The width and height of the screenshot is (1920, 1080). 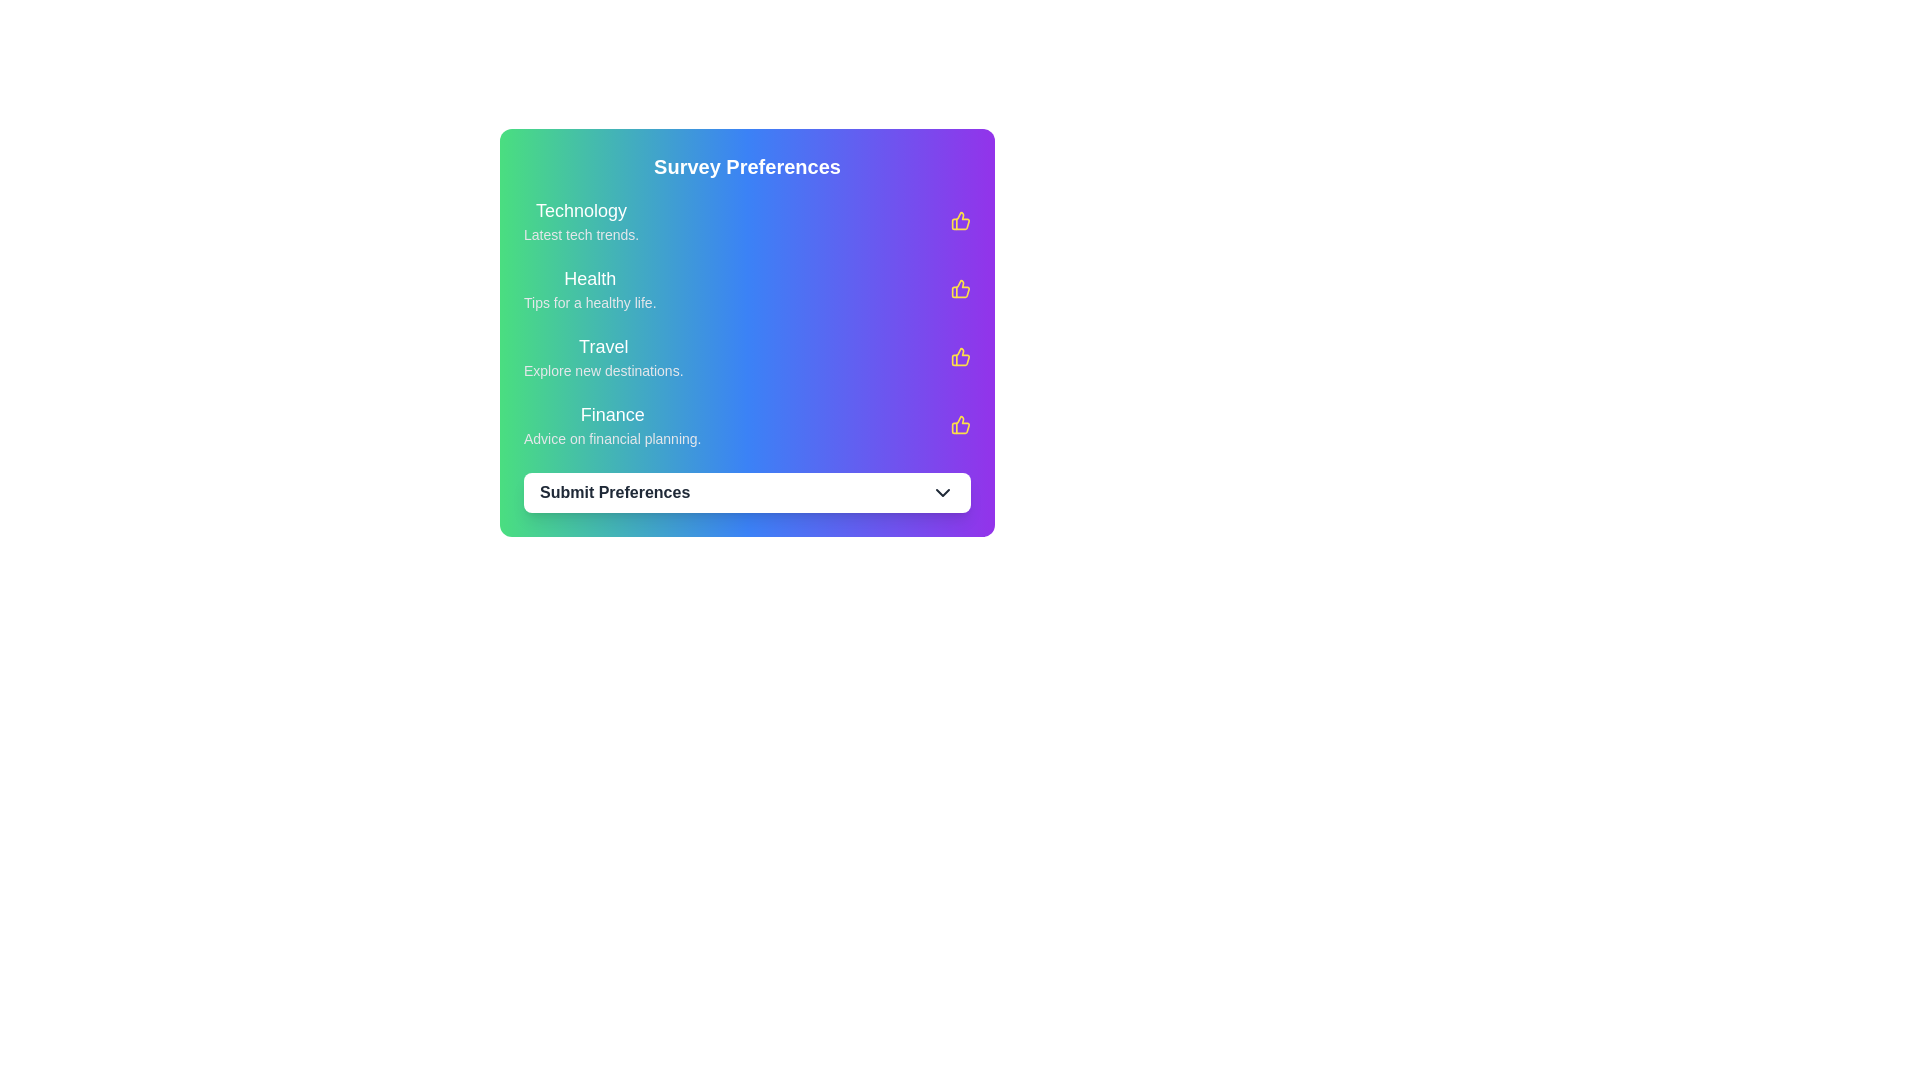 What do you see at coordinates (944, 423) in the screenshot?
I see `the fourth thumbs-up icon aligned to the right of the 'Finance' section` at bounding box center [944, 423].